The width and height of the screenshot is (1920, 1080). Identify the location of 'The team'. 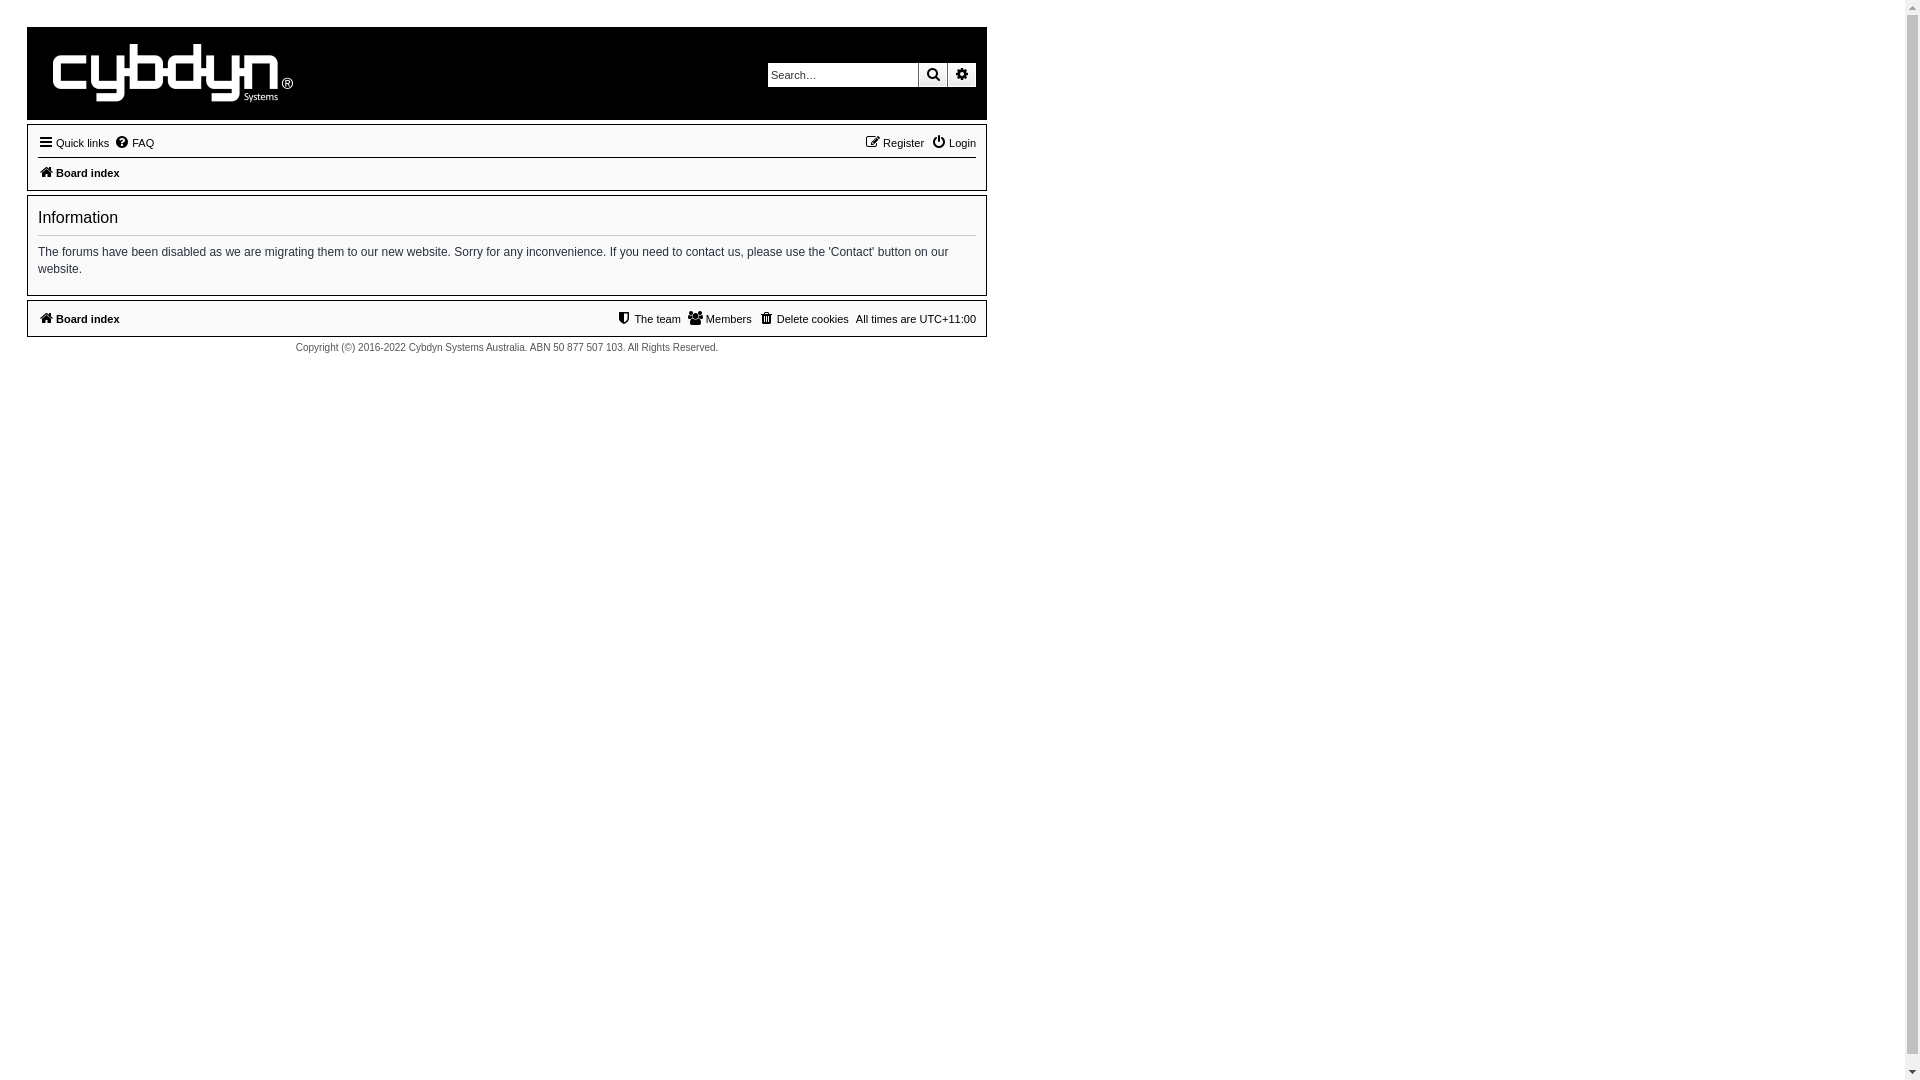
(648, 318).